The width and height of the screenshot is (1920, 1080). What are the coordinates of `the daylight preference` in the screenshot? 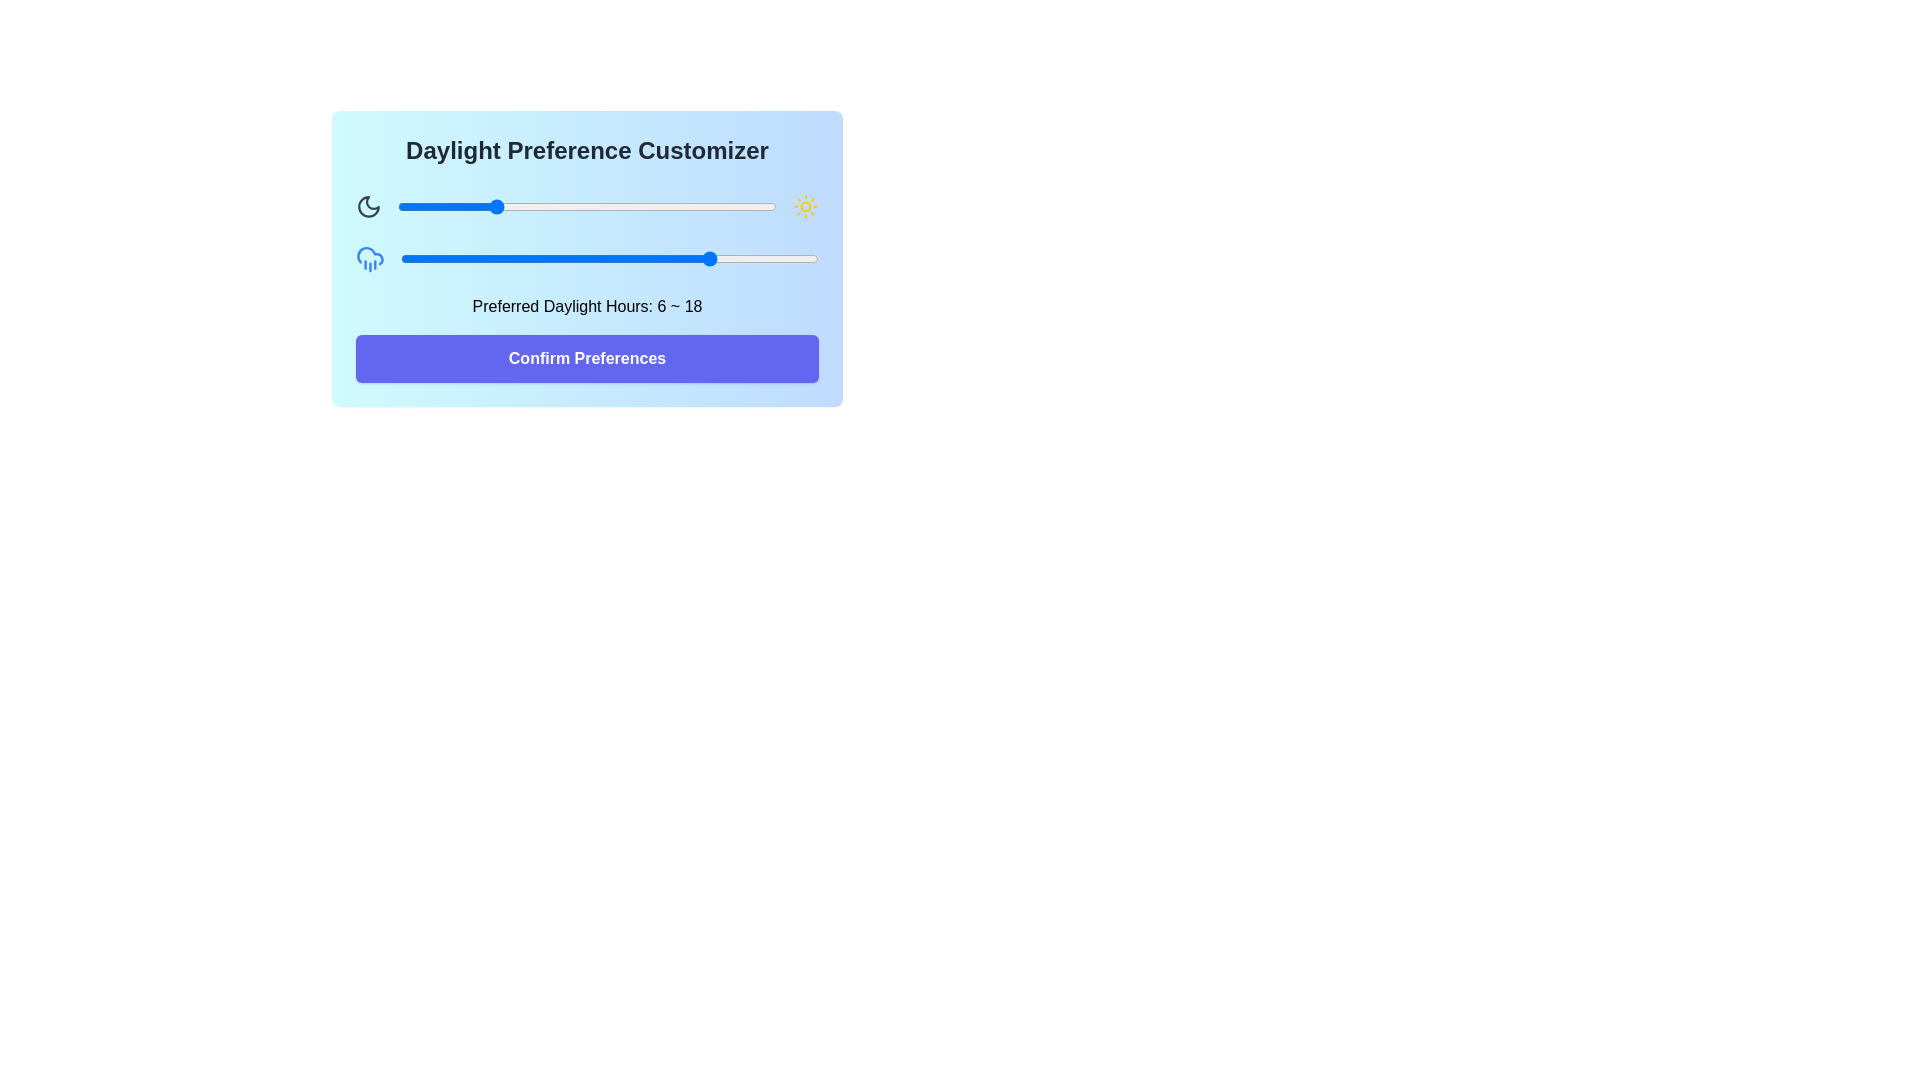 It's located at (539, 207).